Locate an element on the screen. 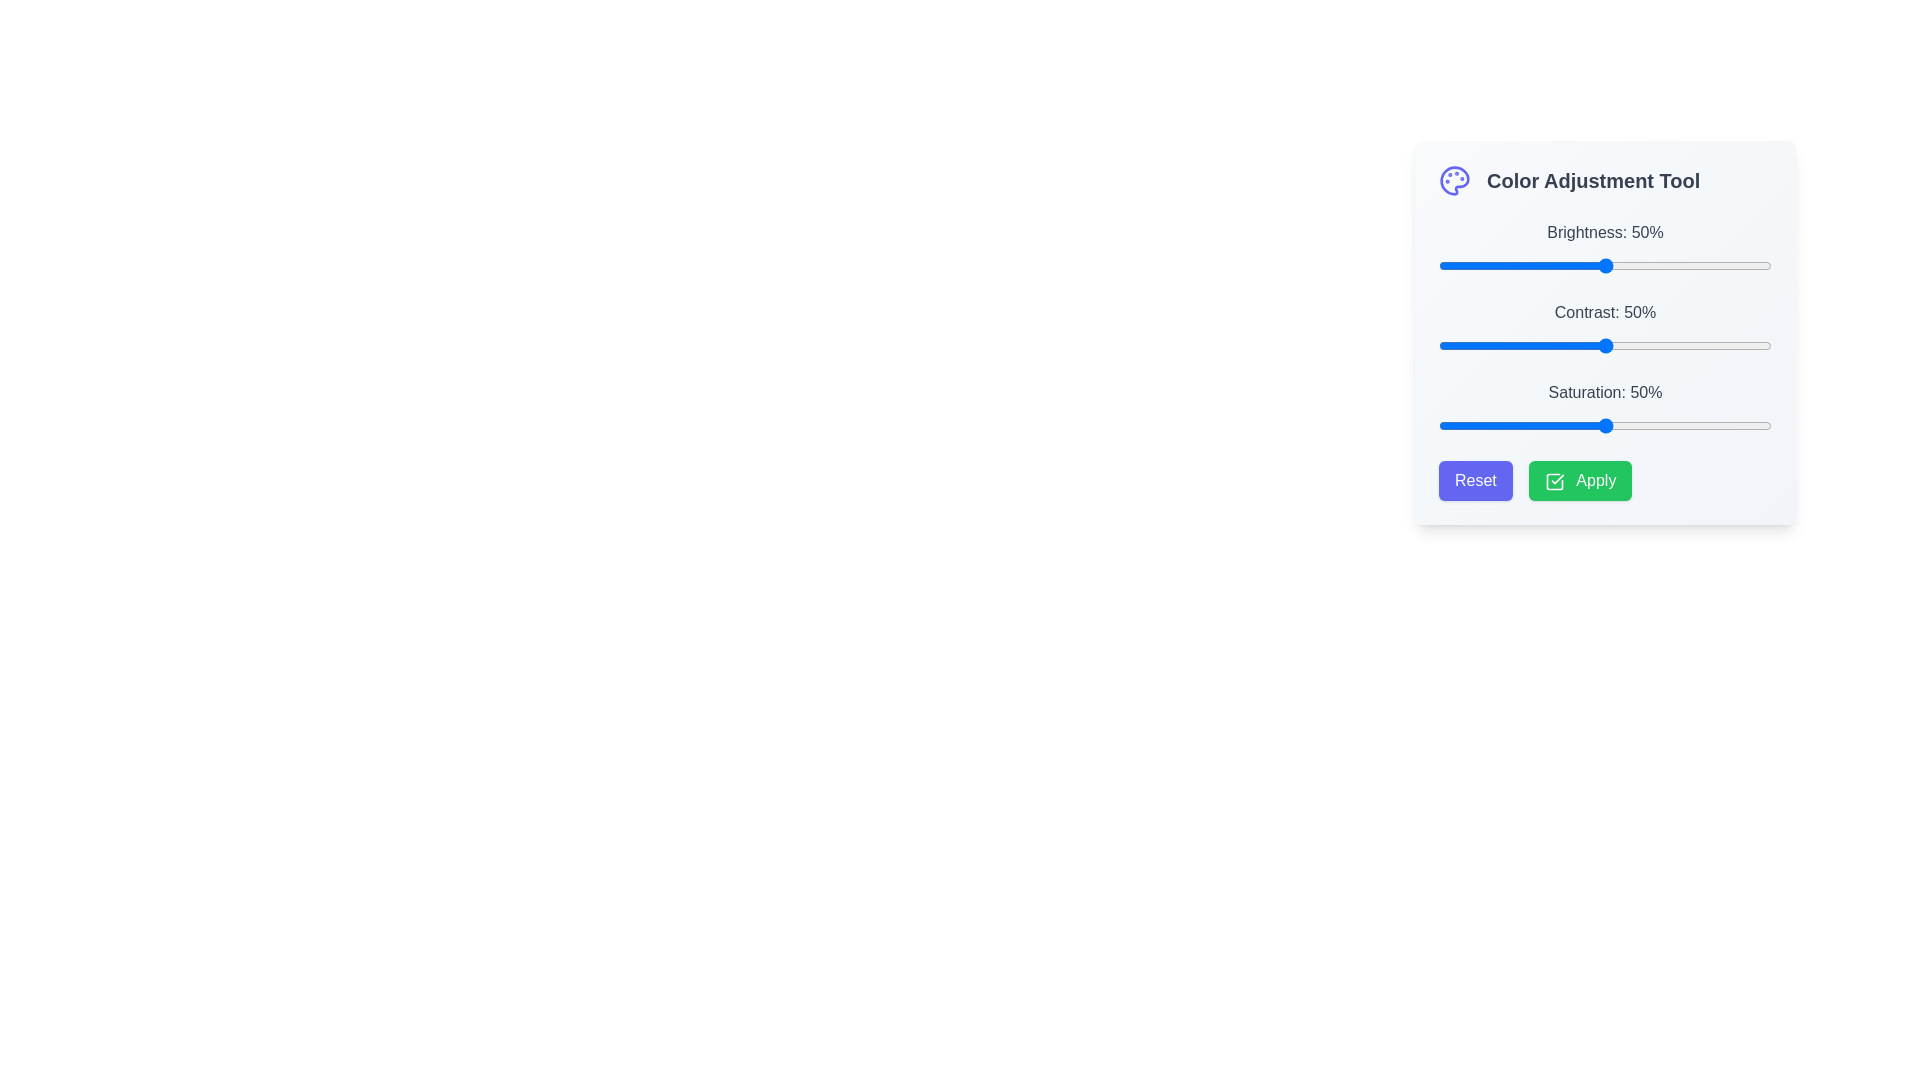  the contrast is located at coordinates (1655, 345).